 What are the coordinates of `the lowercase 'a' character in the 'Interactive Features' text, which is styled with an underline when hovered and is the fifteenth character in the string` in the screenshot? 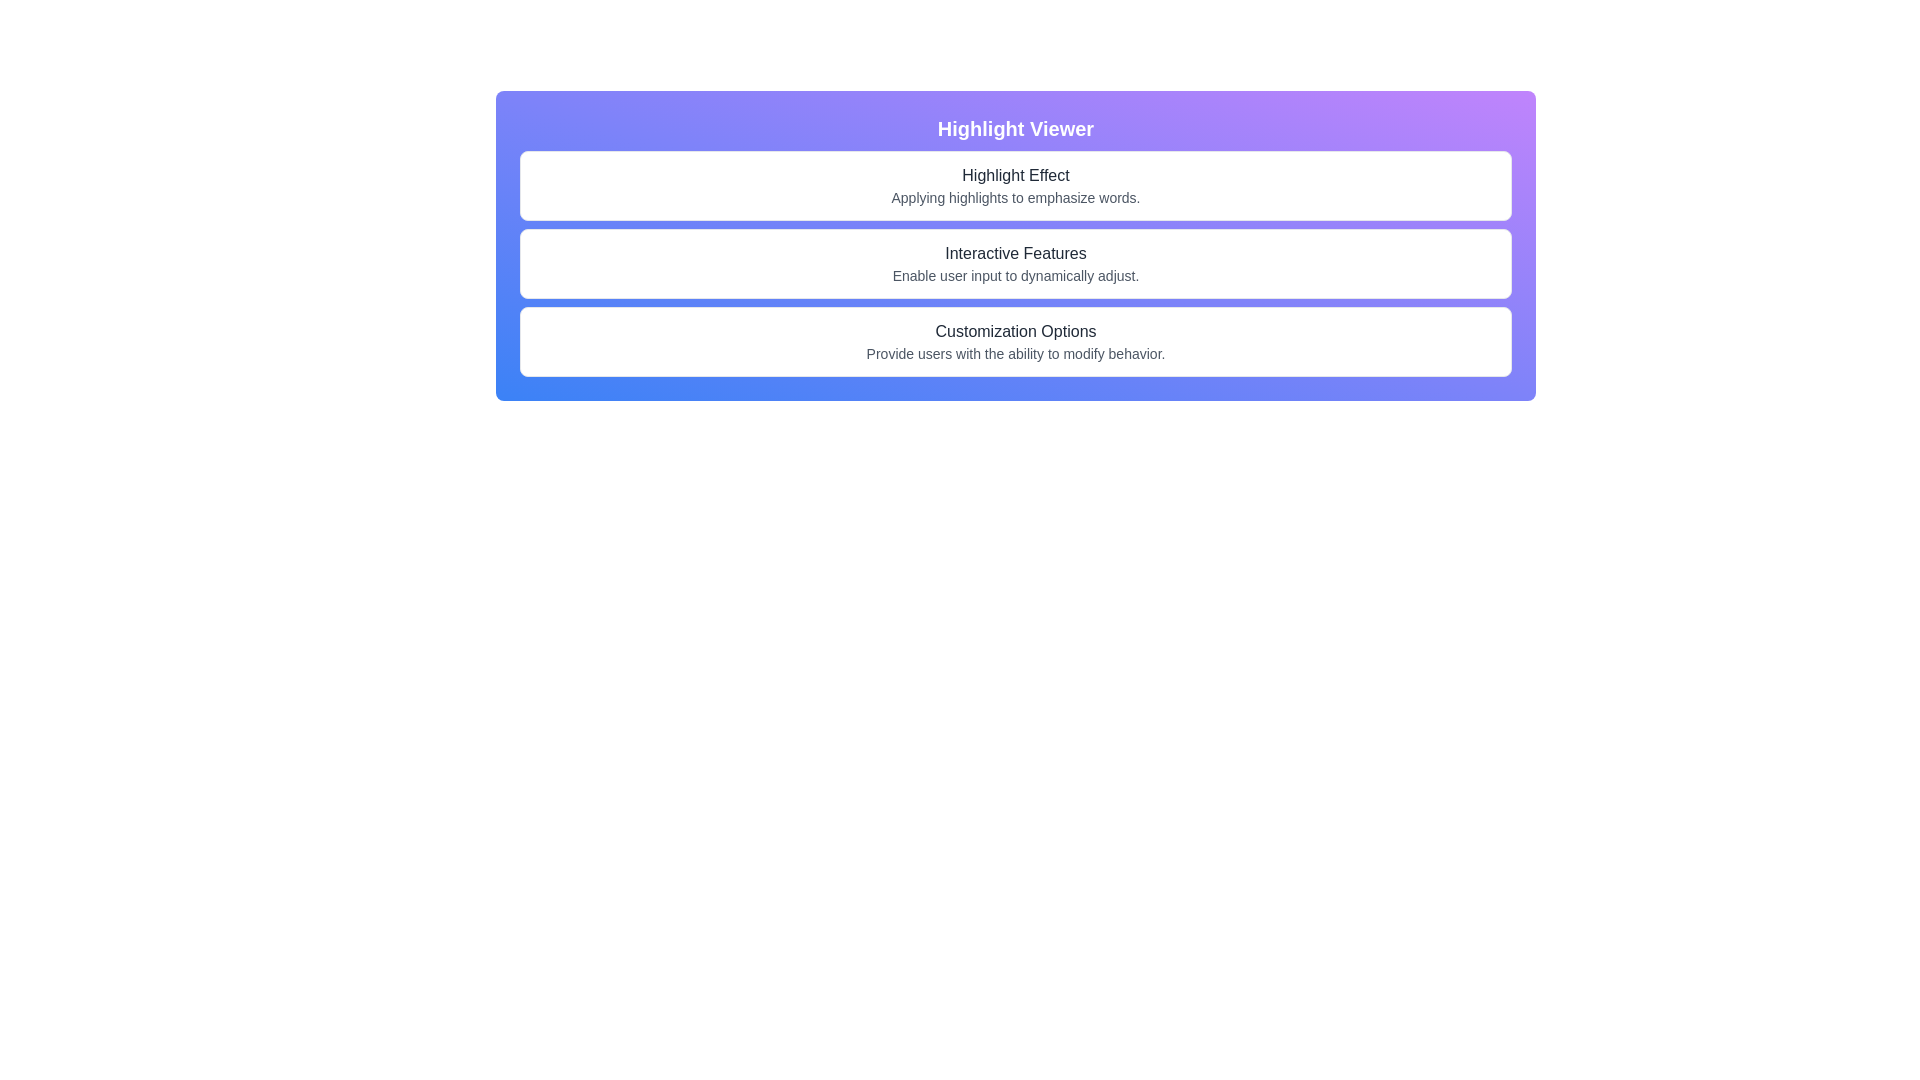 It's located at (1045, 252).